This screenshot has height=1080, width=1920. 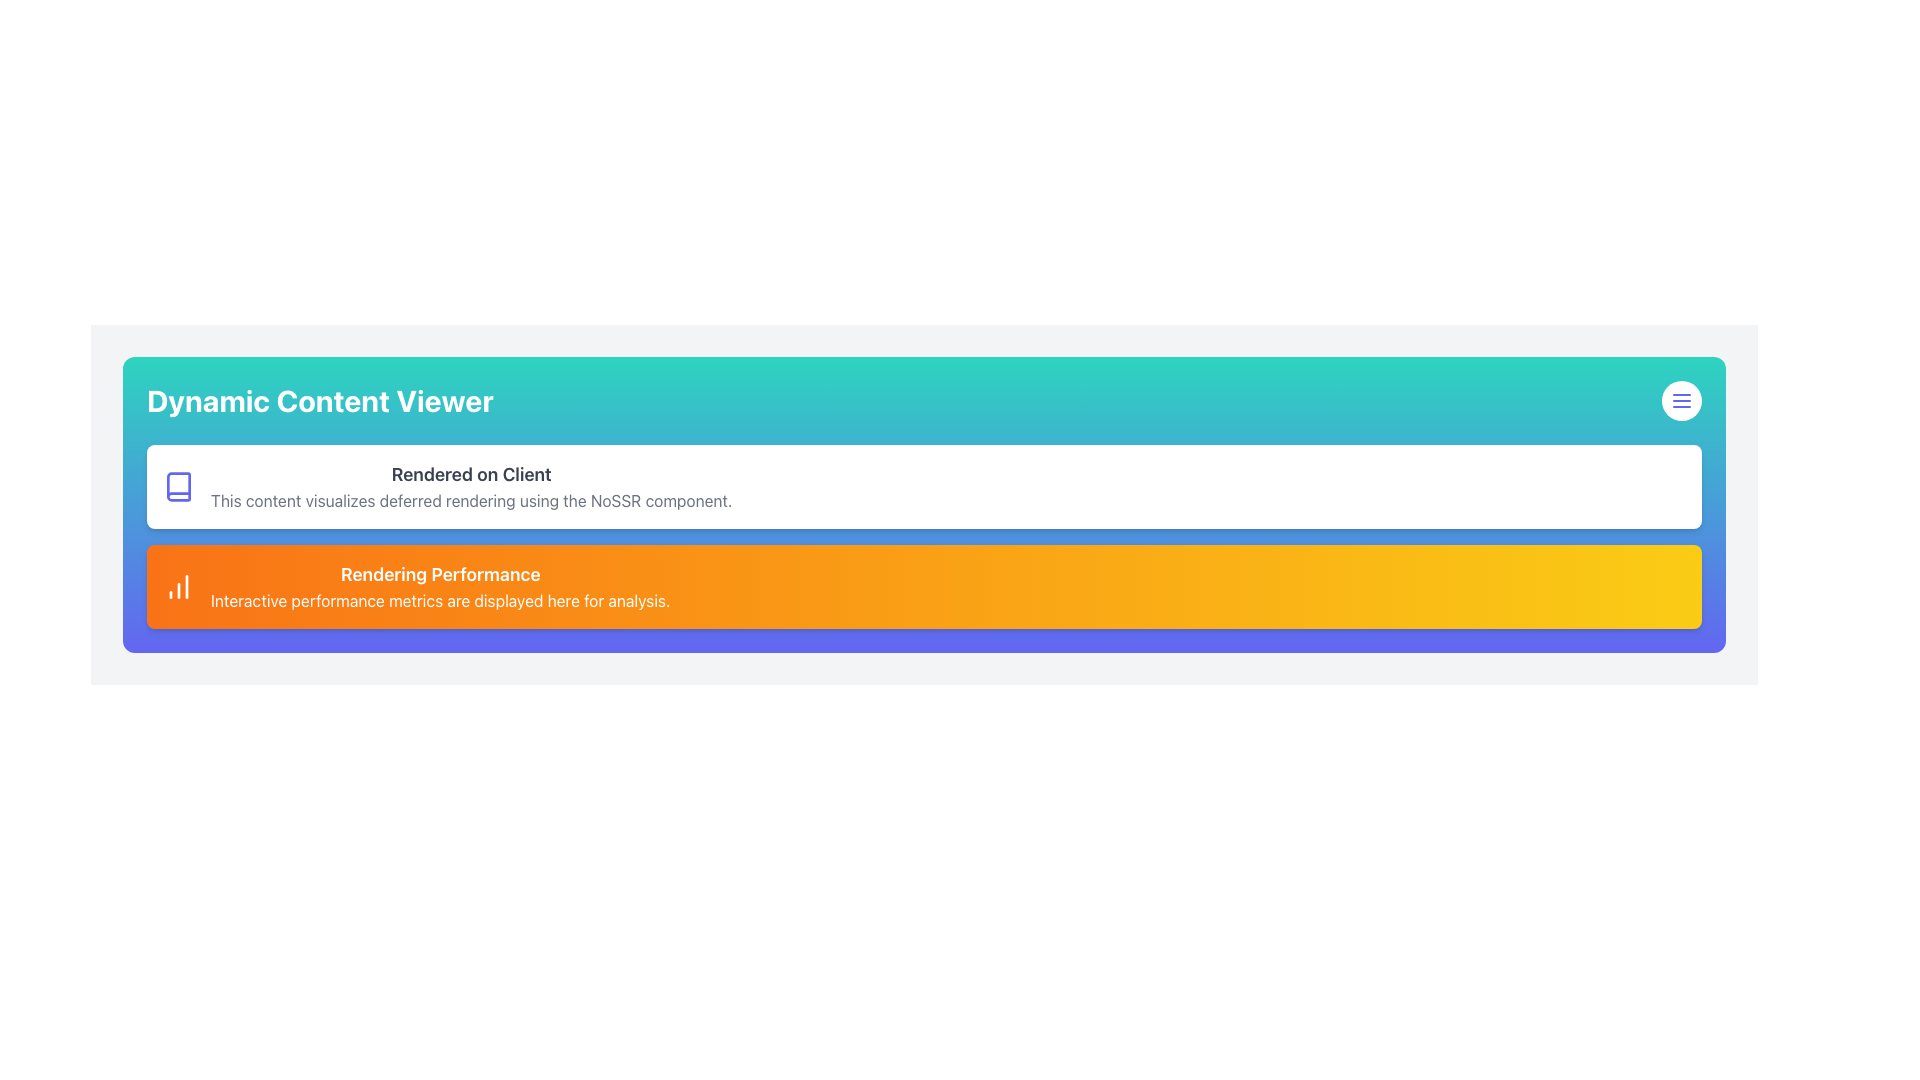 I want to click on the Text Display Element that provides a label and description for performance metrics in the 'Dynamic Content Viewer' section, located below 'Rendered on Client.', so click(x=439, y=585).